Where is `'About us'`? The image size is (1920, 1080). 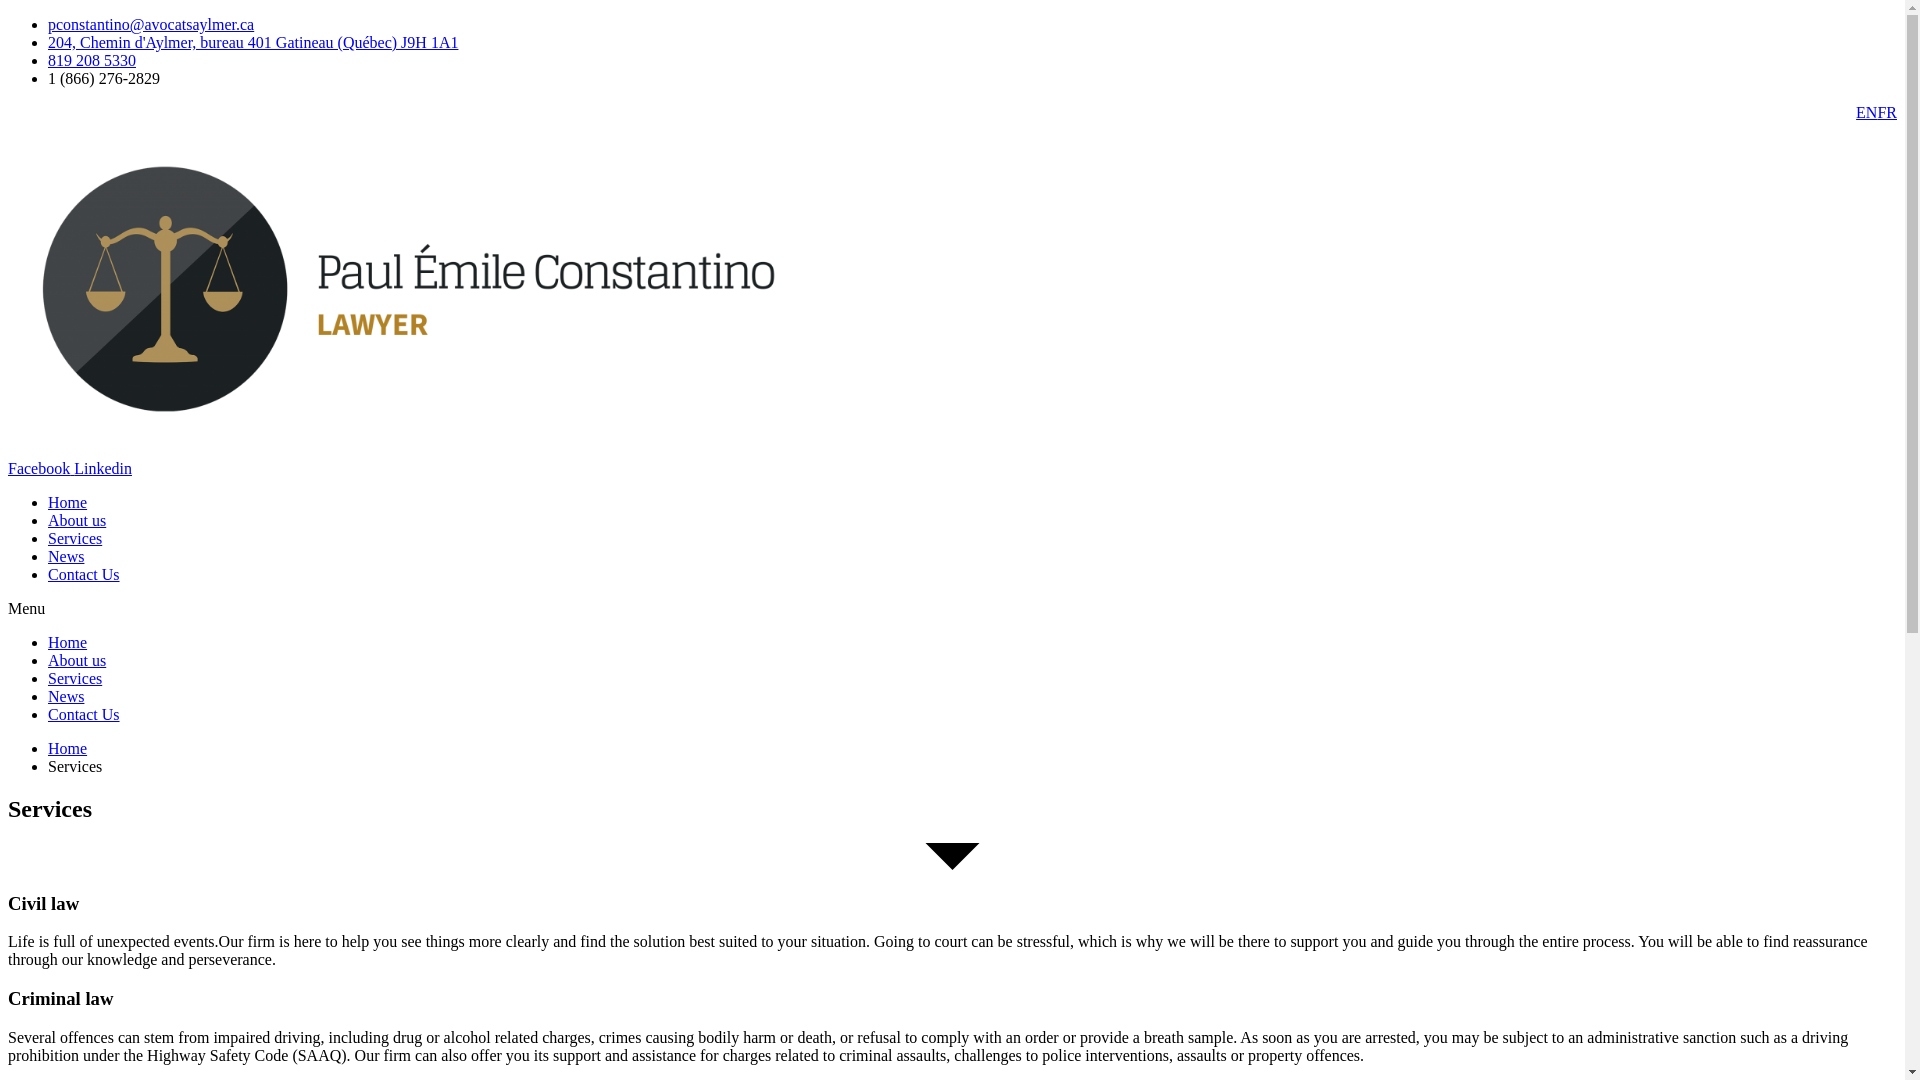 'About us' is located at coordinates (48, 519).